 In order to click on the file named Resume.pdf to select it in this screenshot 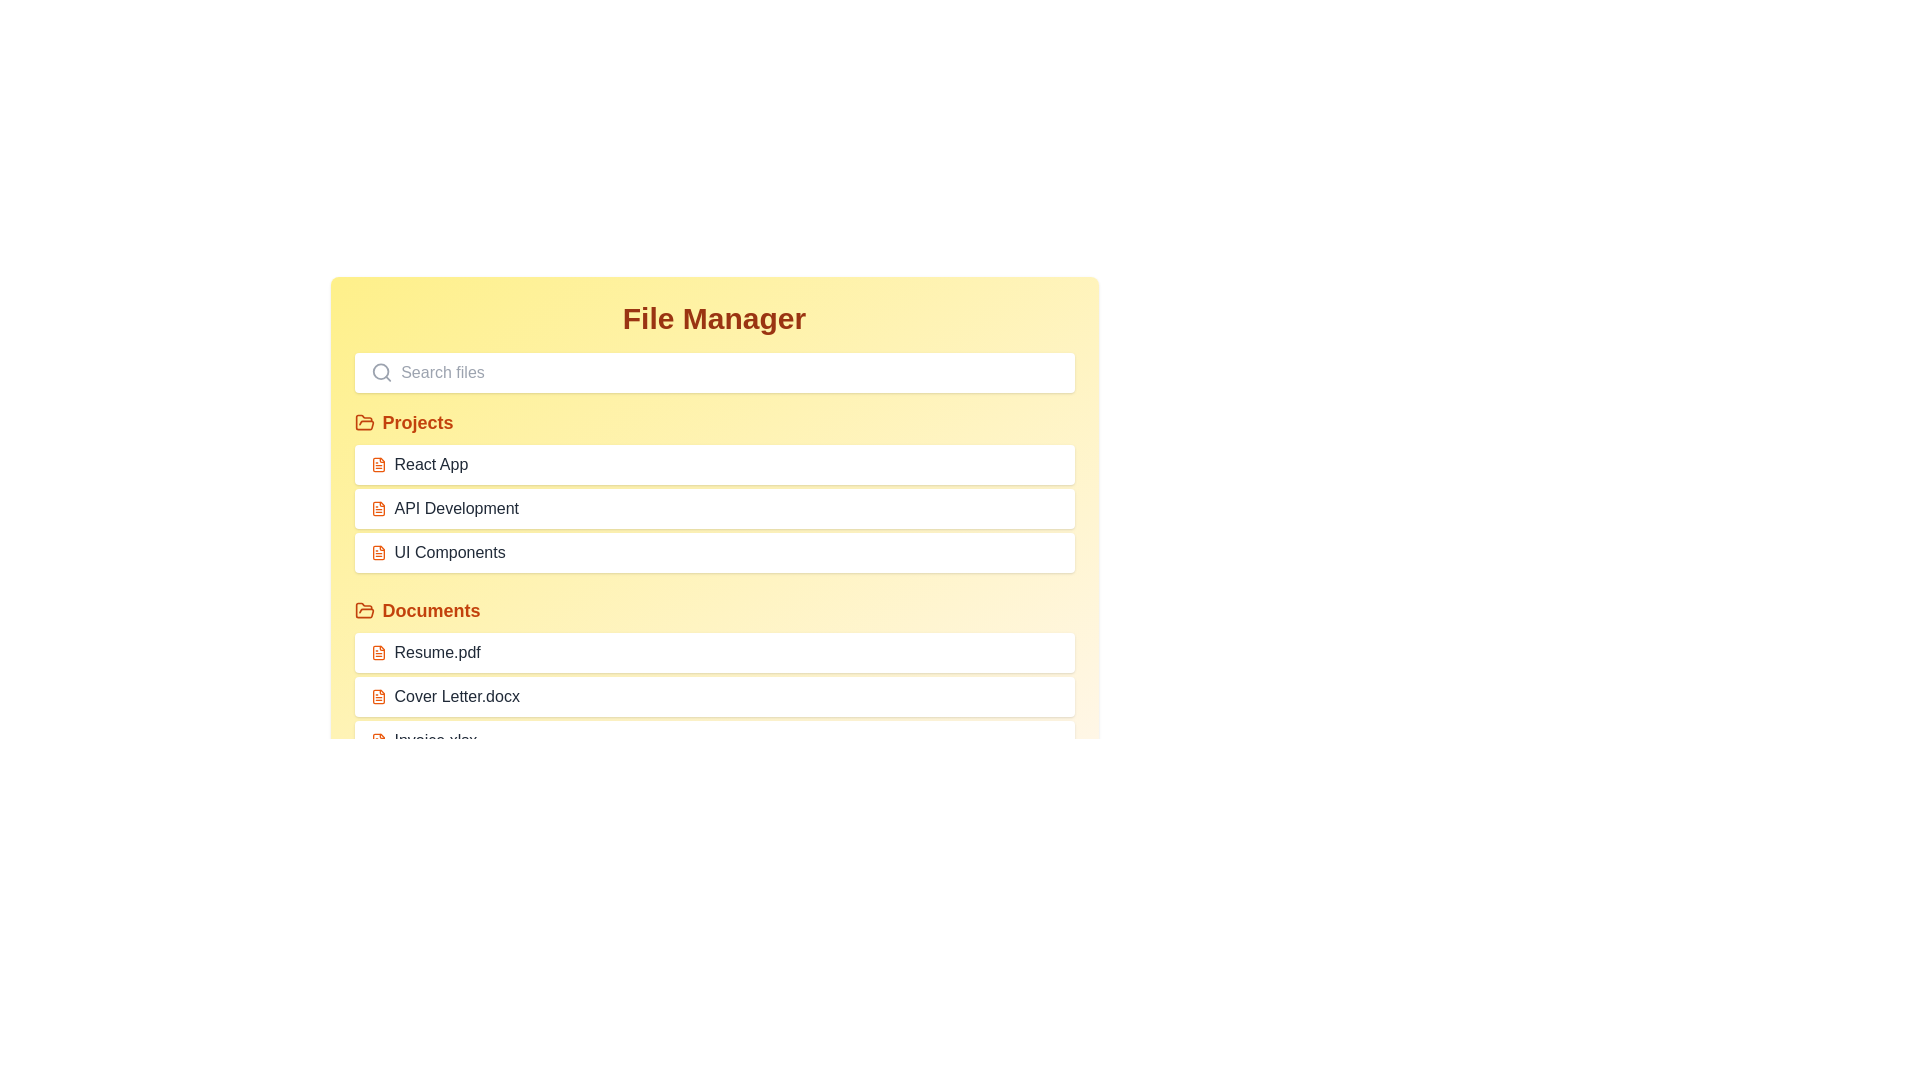, I will do `click(714, 652)`.